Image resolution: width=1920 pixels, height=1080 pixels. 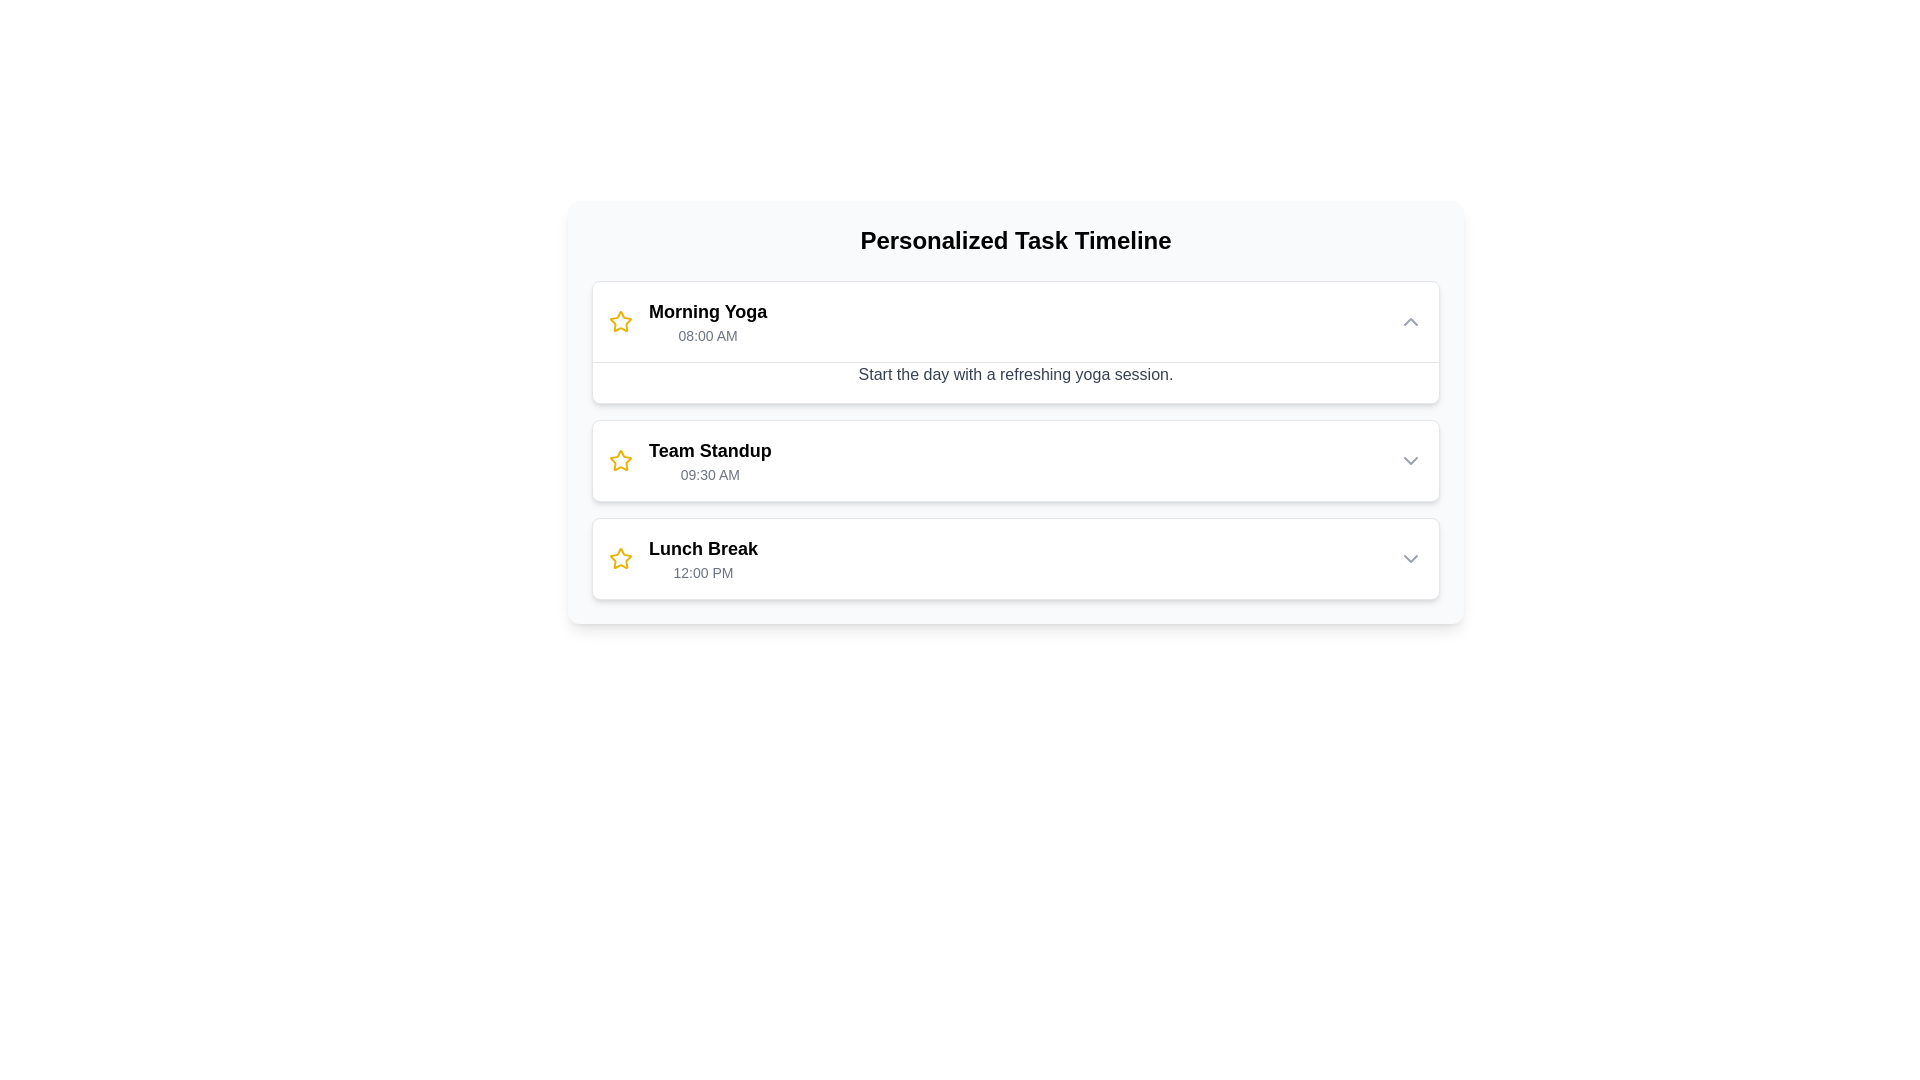 I want to click on the text label displaying '08:00 AM', which is styled in light gray and positioned below the bold text 'Morning Yoga', so click(x=708, y=334).